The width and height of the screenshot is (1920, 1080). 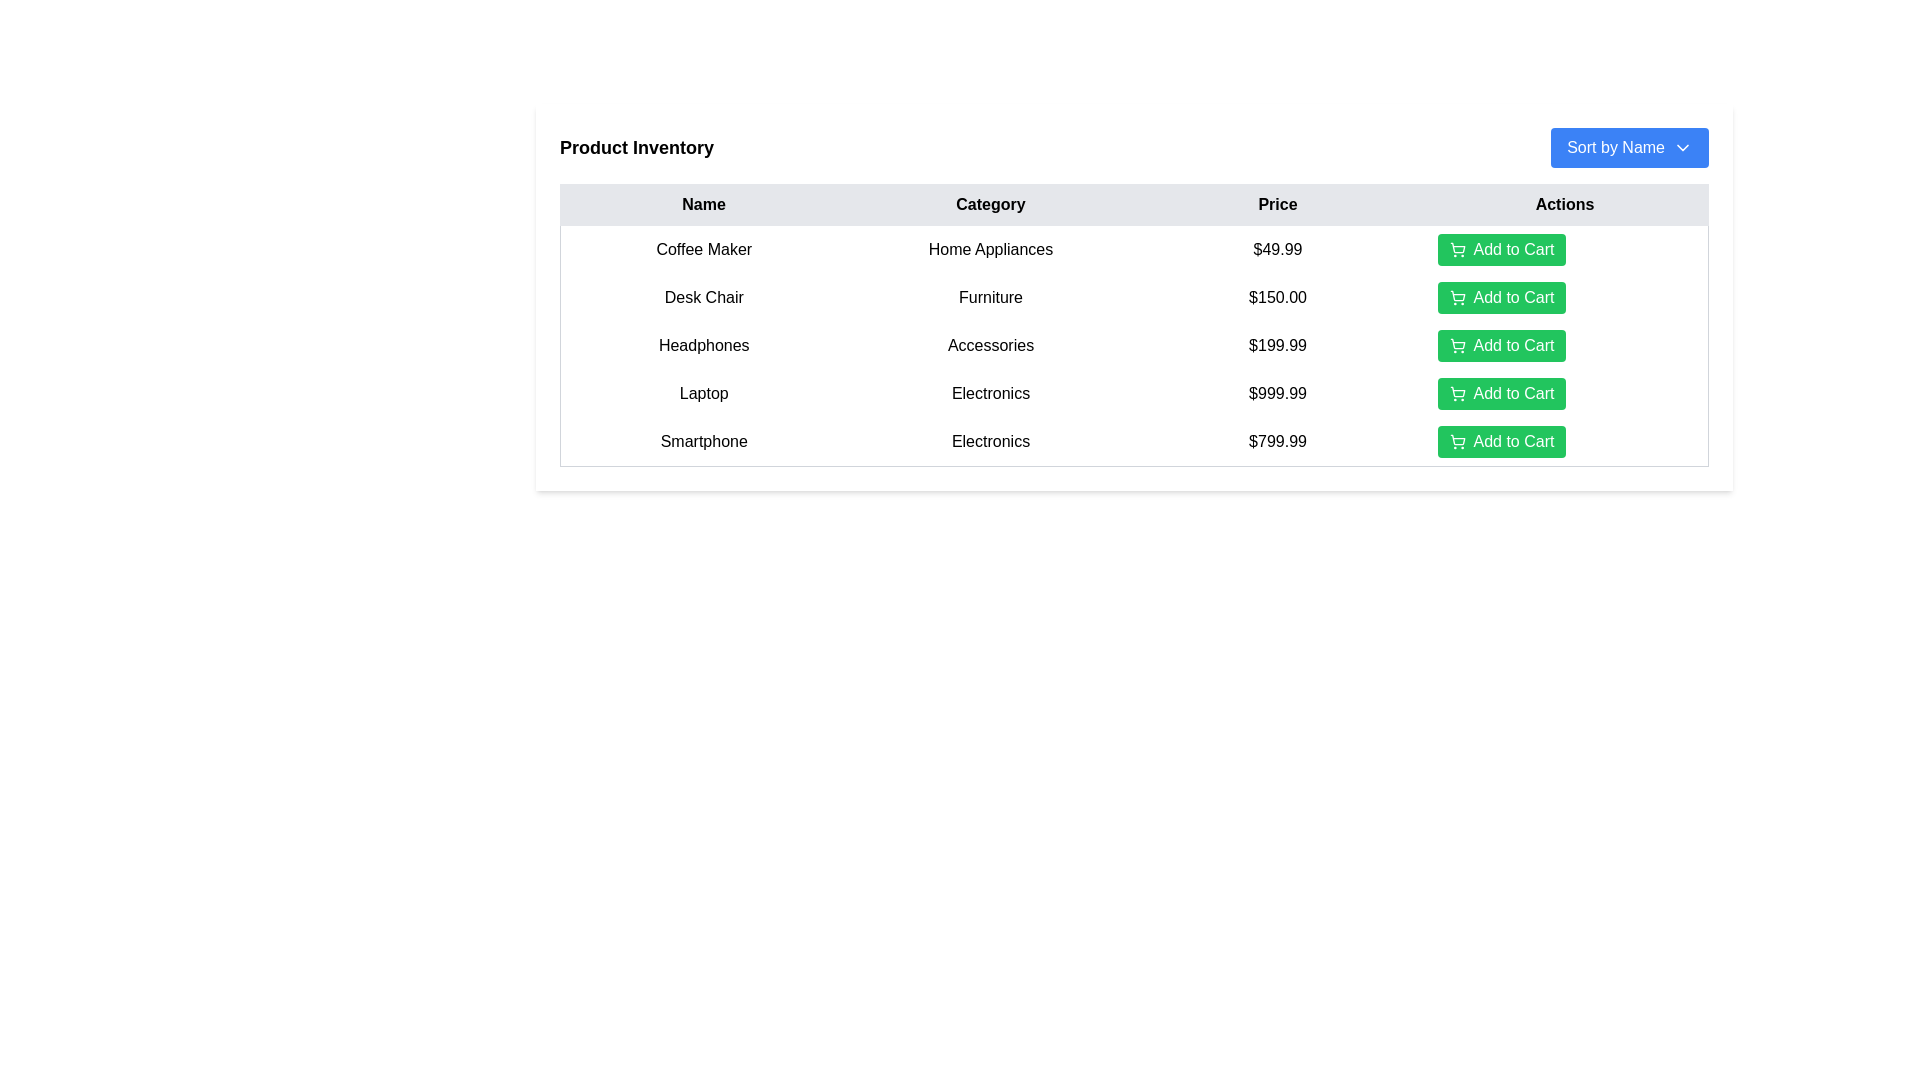 I want to click on the 'Electronics' text label located in the last row of the table under the 'Category' column, which is the second column from the left, so click(x=990, y=441).